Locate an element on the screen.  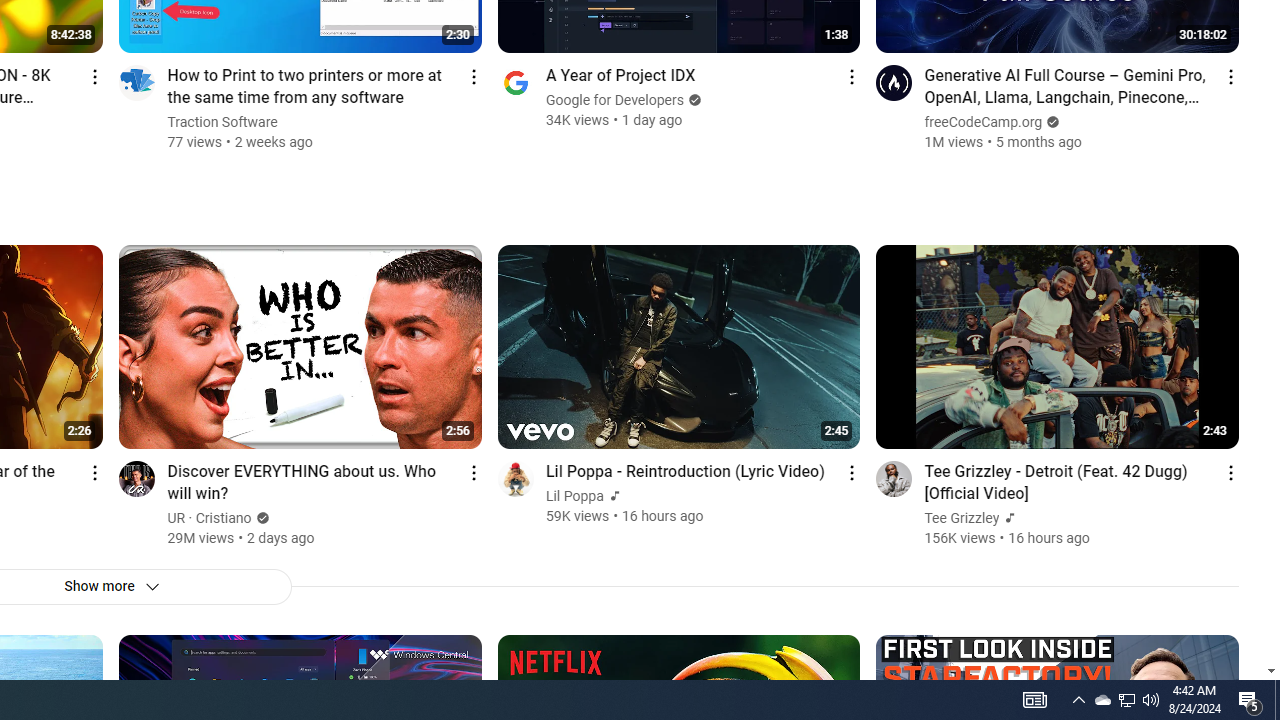
'Google for Developers' is located at coordinates (614, 100).